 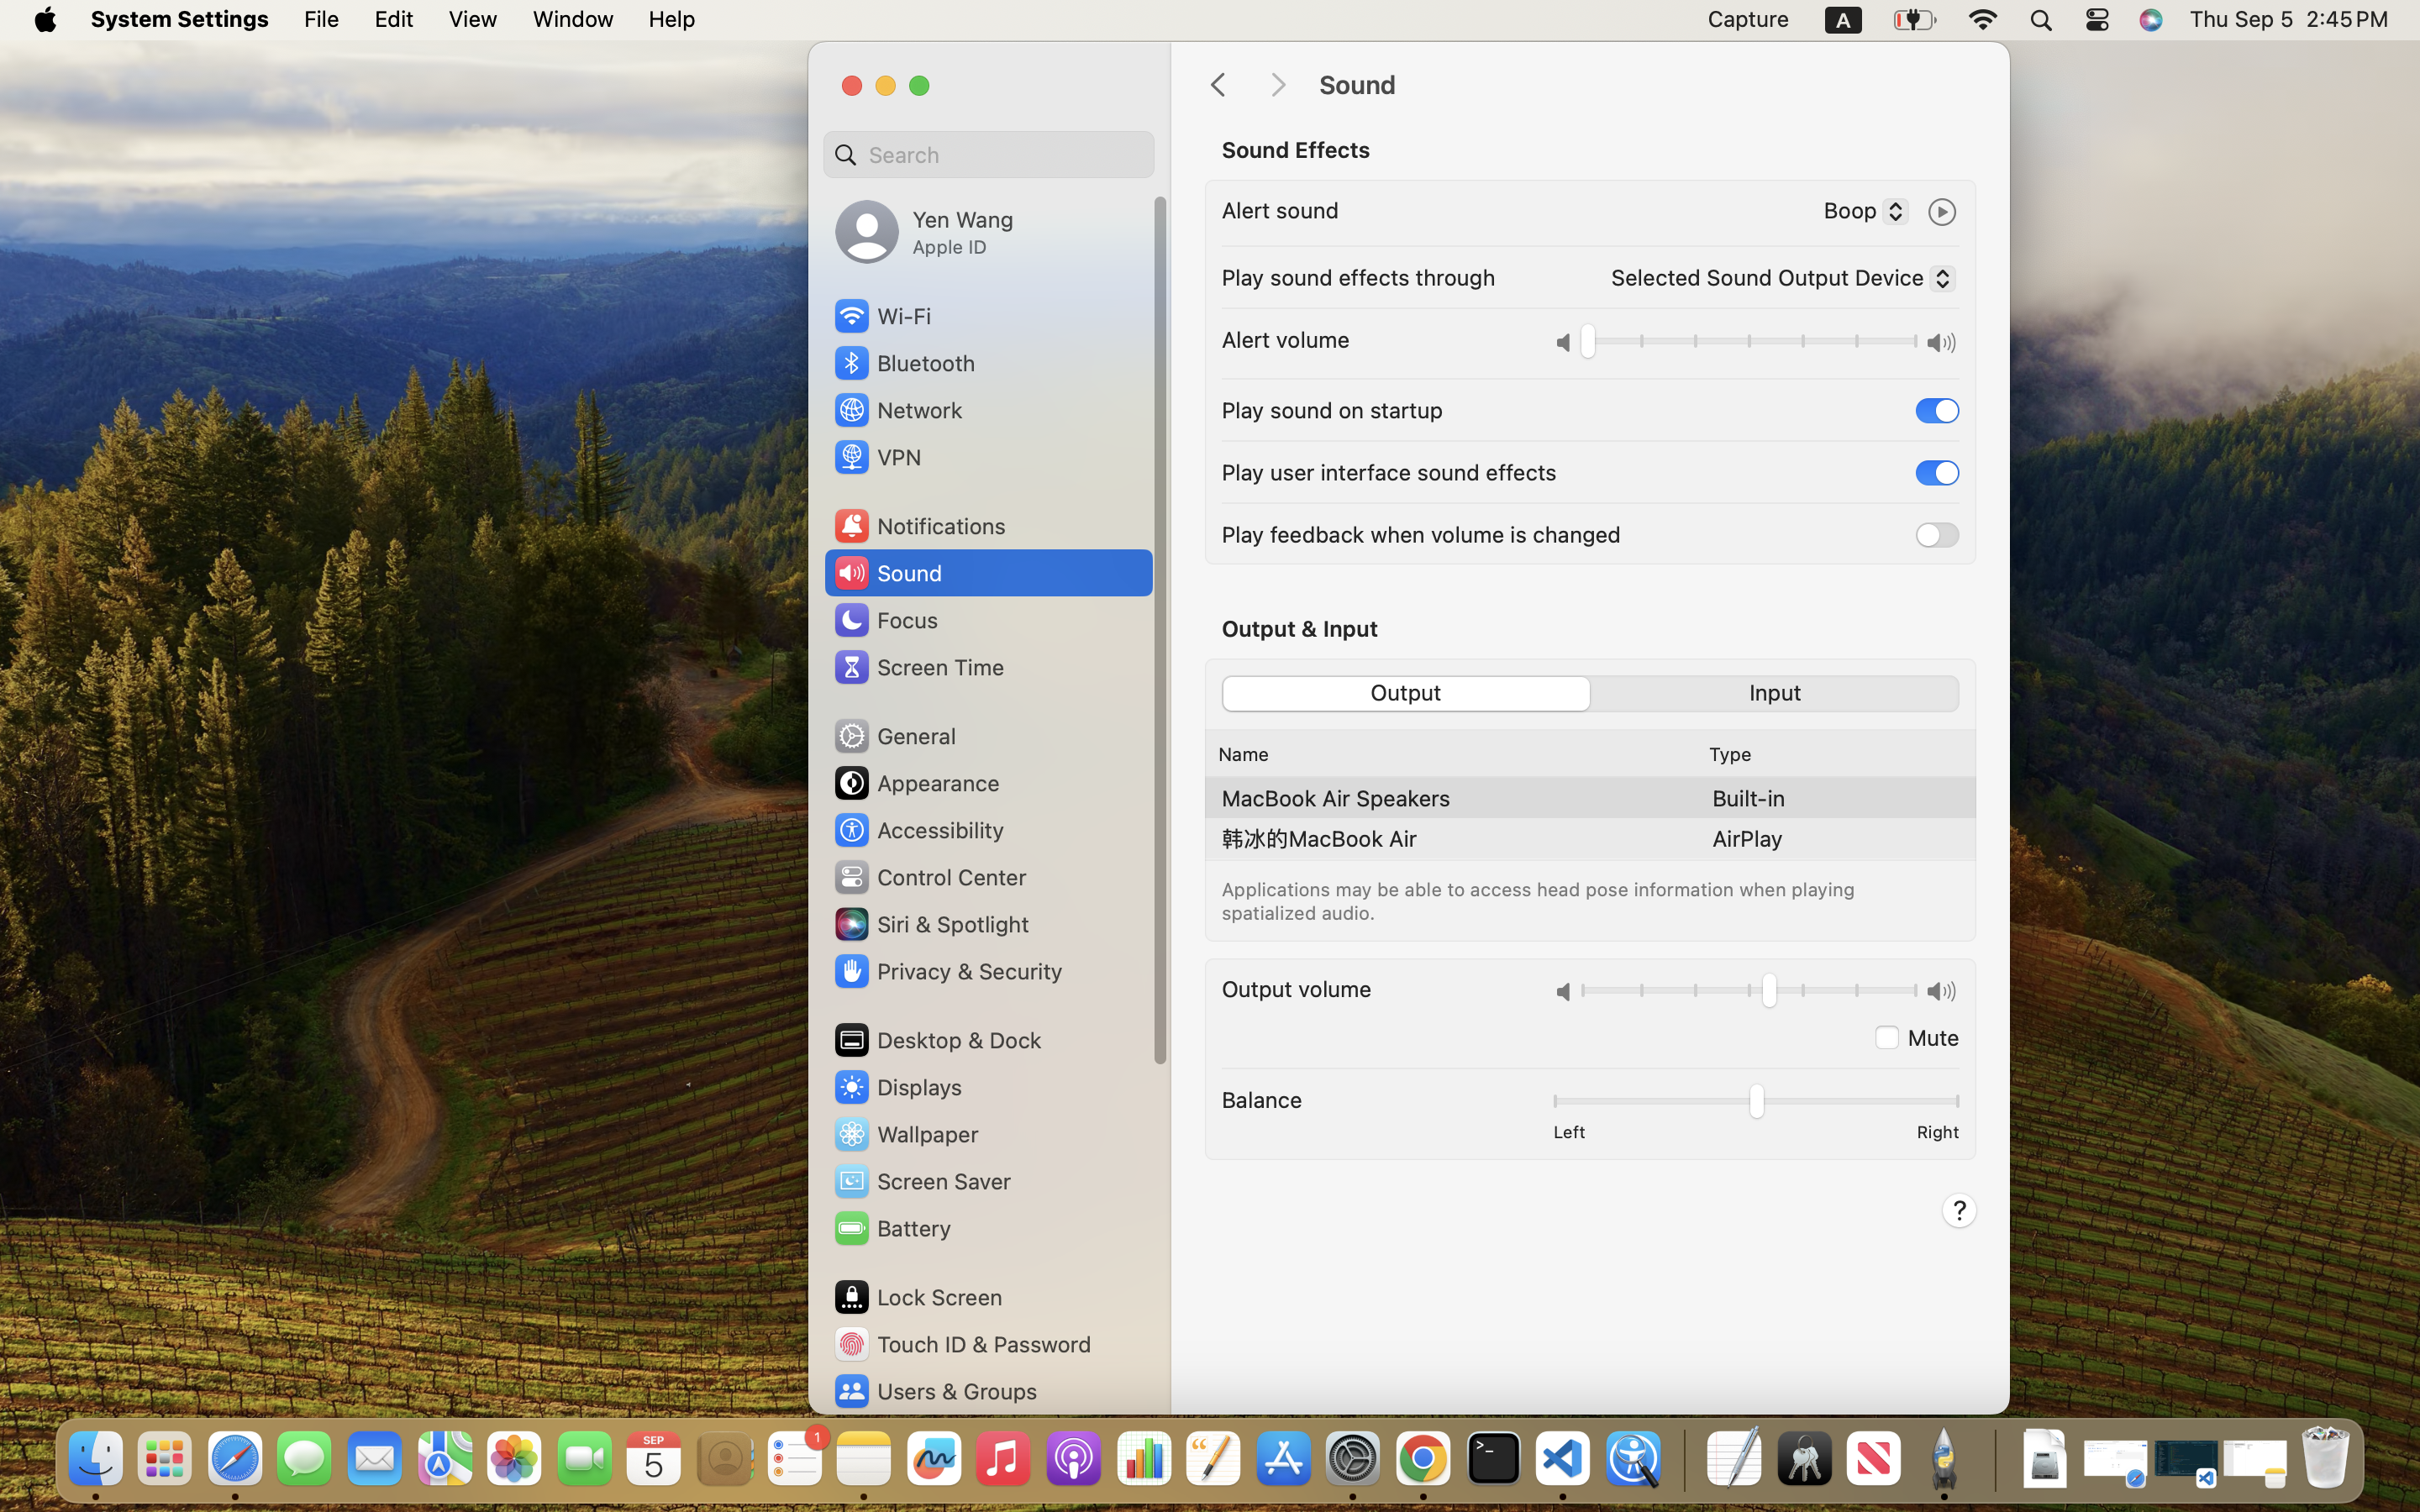 I want to click on 'Wi‑Fi', so click(x=881, y=315).